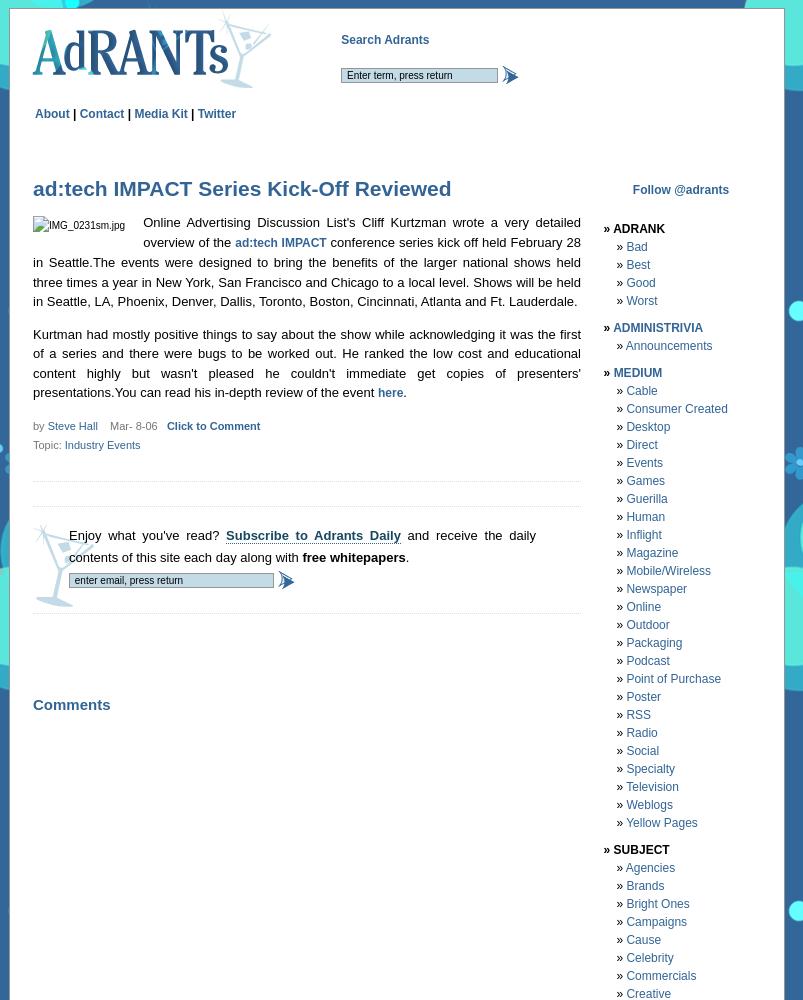  I want to click on 'Bad', so click(626, 245).